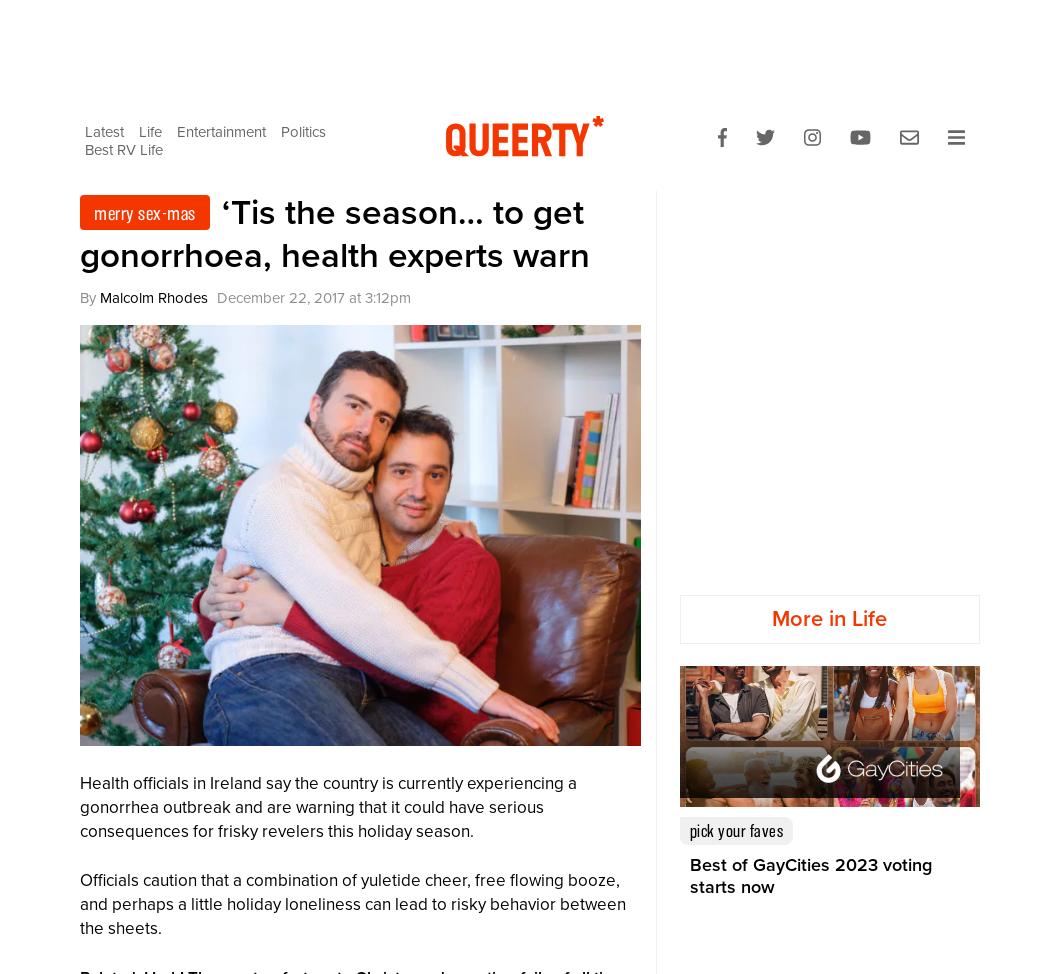 The height and width of the screenshot is (974, 1050). Describe the element at coordinates (216, 297) in the screenshot. I see `'December 22, 2017'` at that location.